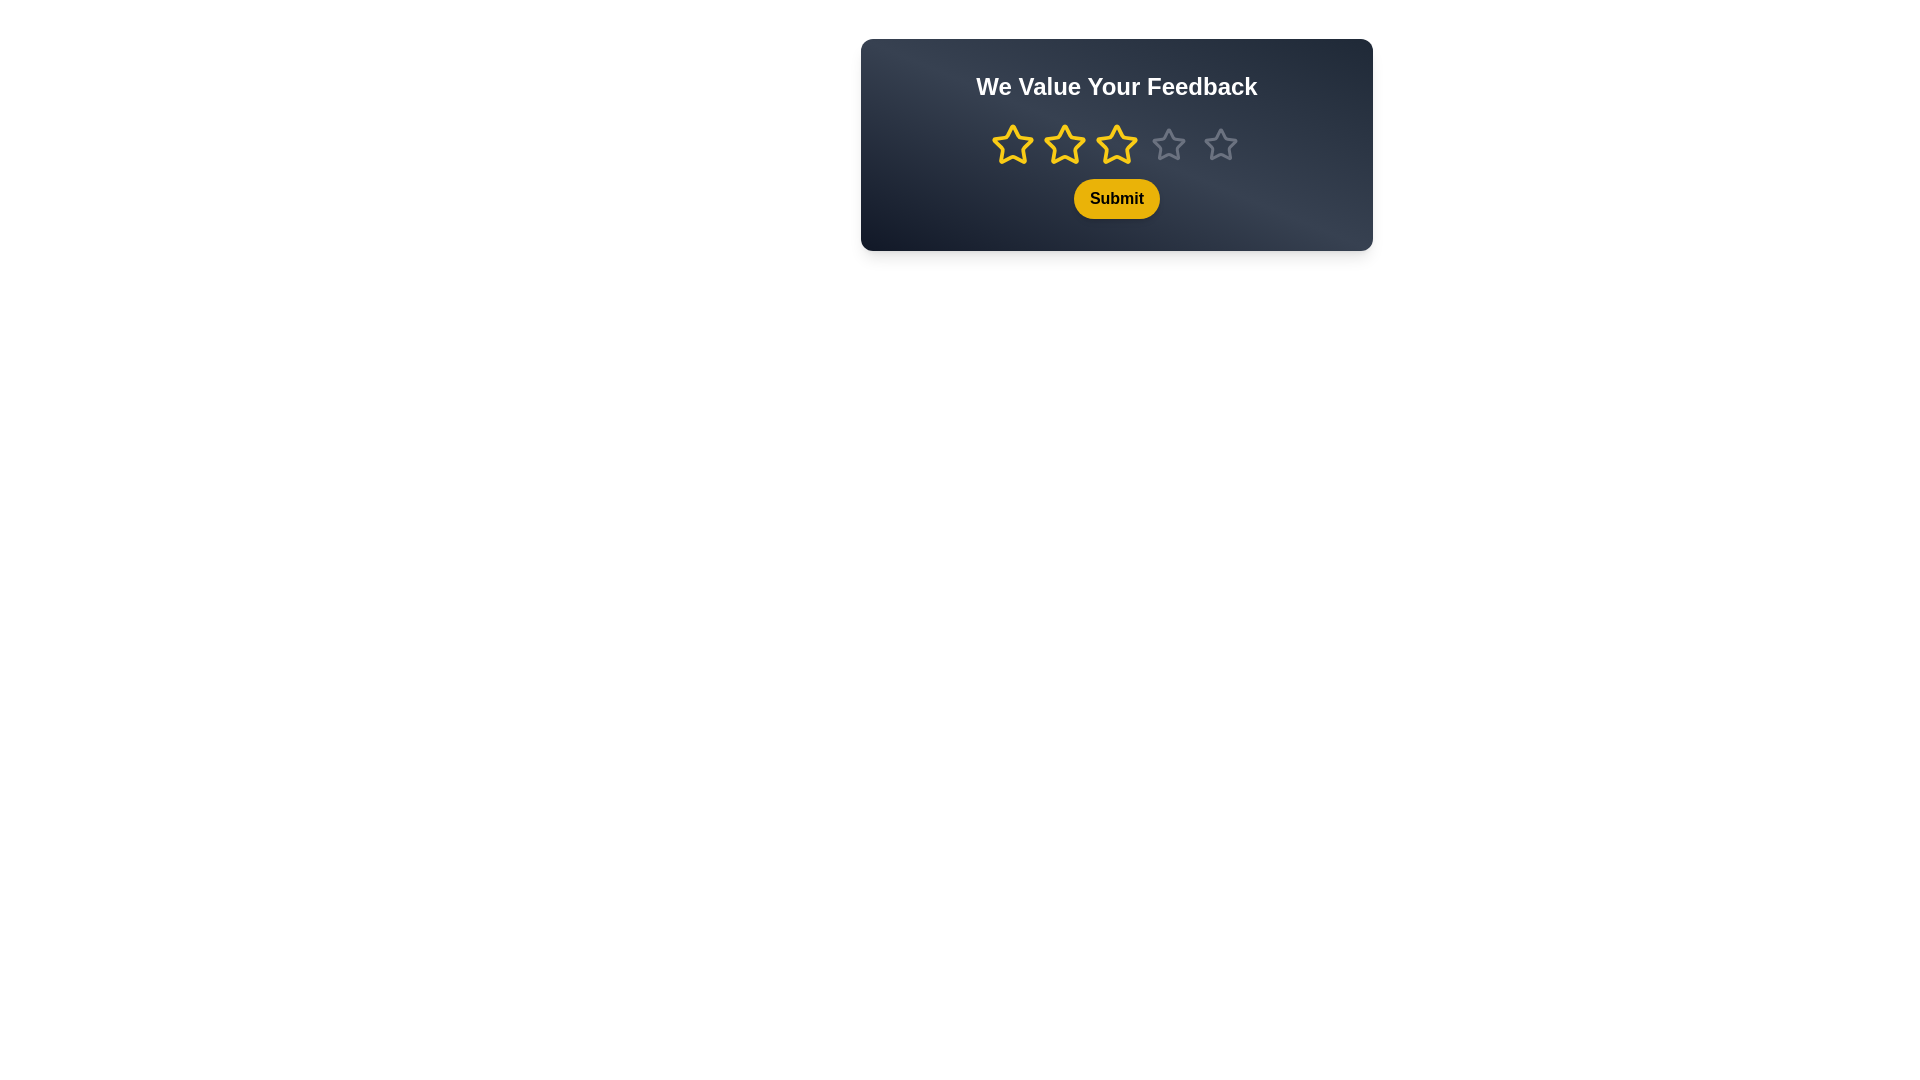 The image size is (1920, 1080). Describe the element at coordinates (1169, 144) in the screenshot. I see `the fourth star-shaped icon from the left` at that location.